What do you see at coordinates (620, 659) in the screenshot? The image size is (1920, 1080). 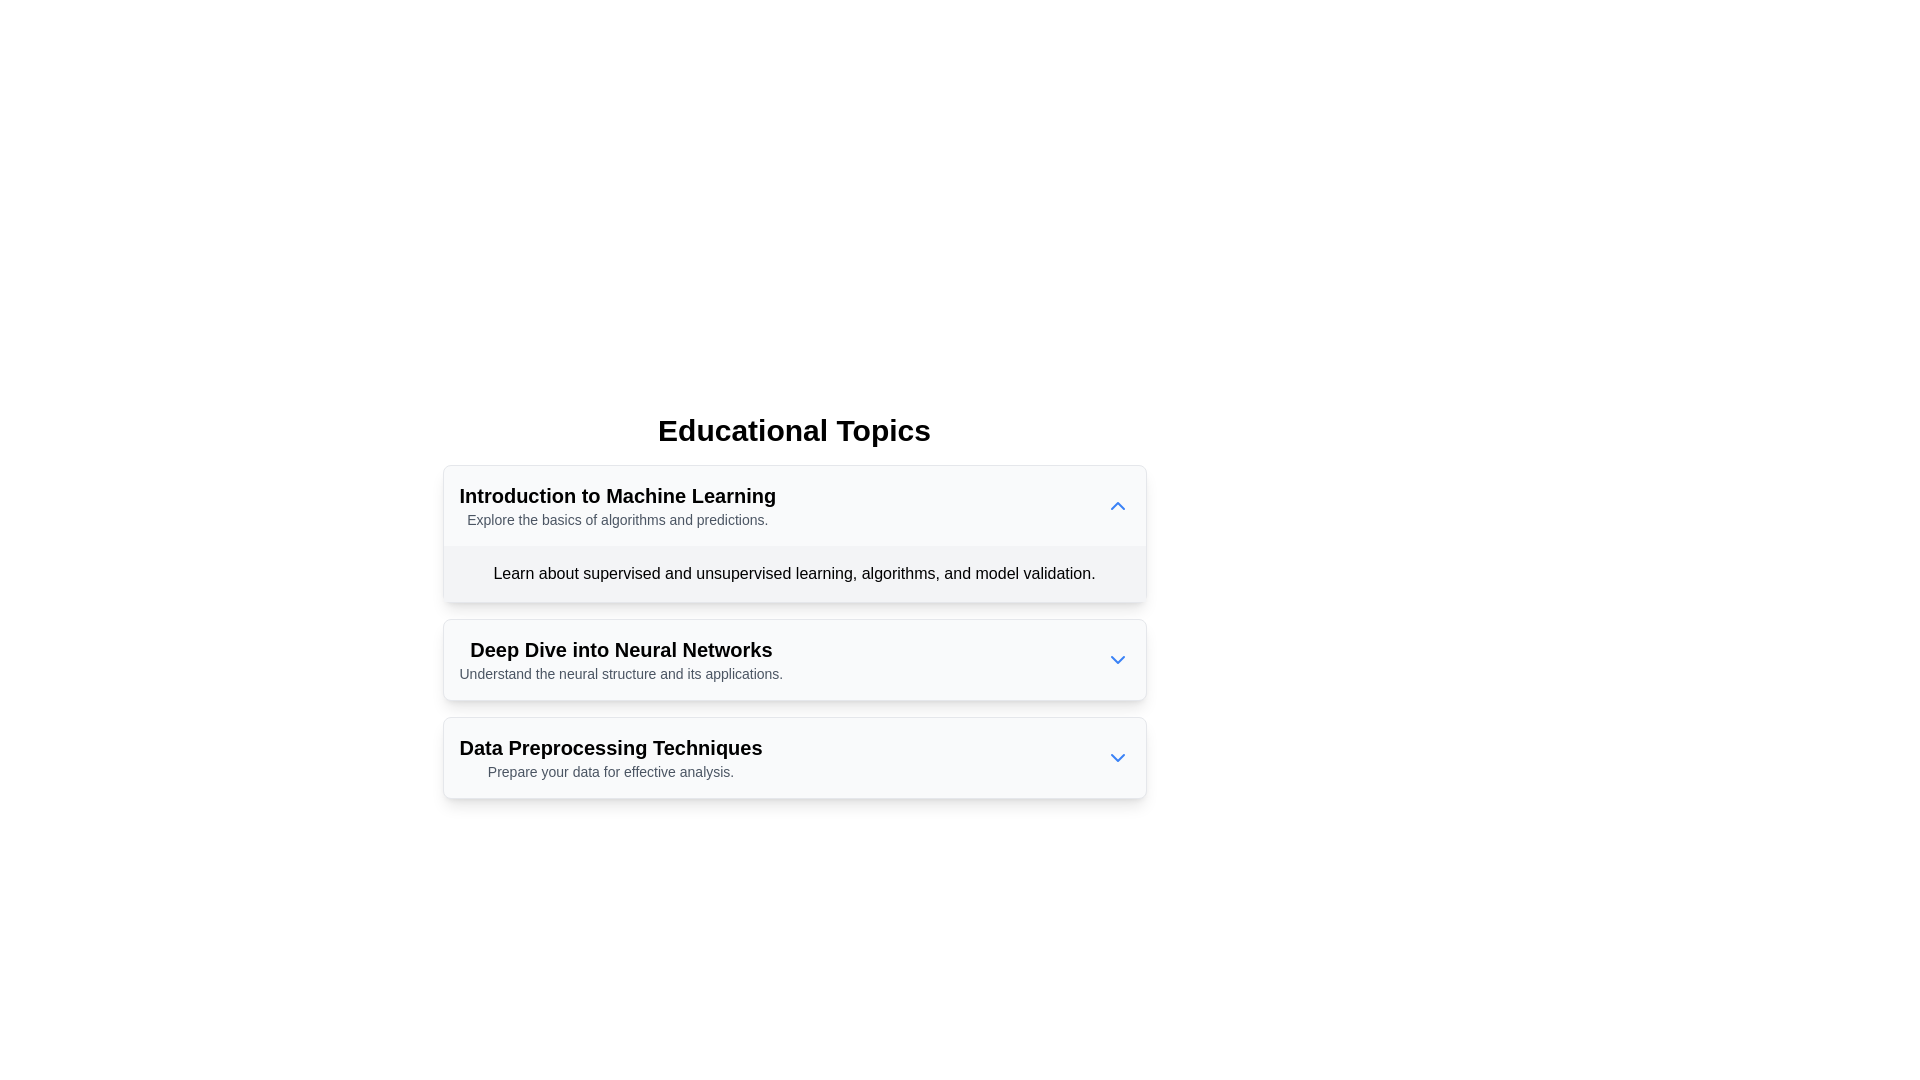 I see `the title 'Deep Dive into Neural Networks' in the text block` at bounding box center [620, 659].